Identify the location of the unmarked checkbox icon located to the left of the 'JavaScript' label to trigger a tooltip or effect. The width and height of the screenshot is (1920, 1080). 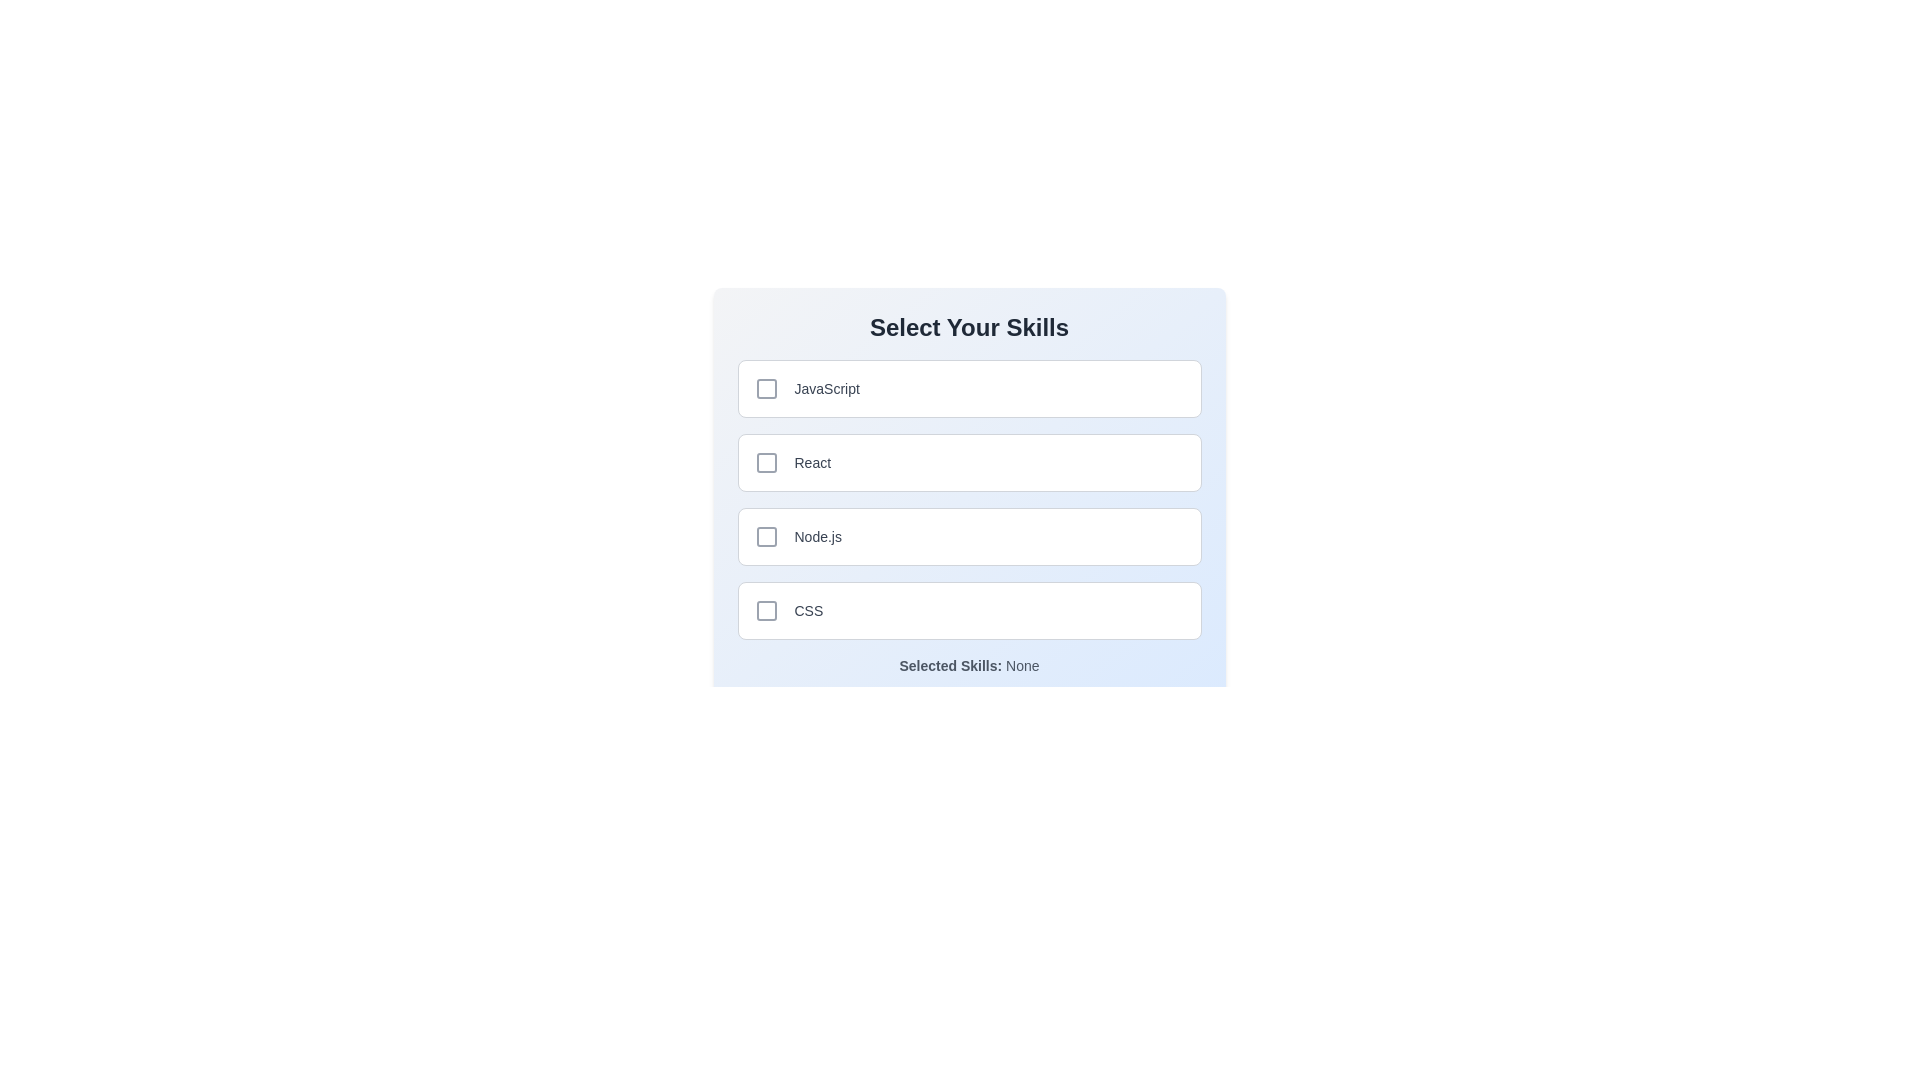
(765, 389).